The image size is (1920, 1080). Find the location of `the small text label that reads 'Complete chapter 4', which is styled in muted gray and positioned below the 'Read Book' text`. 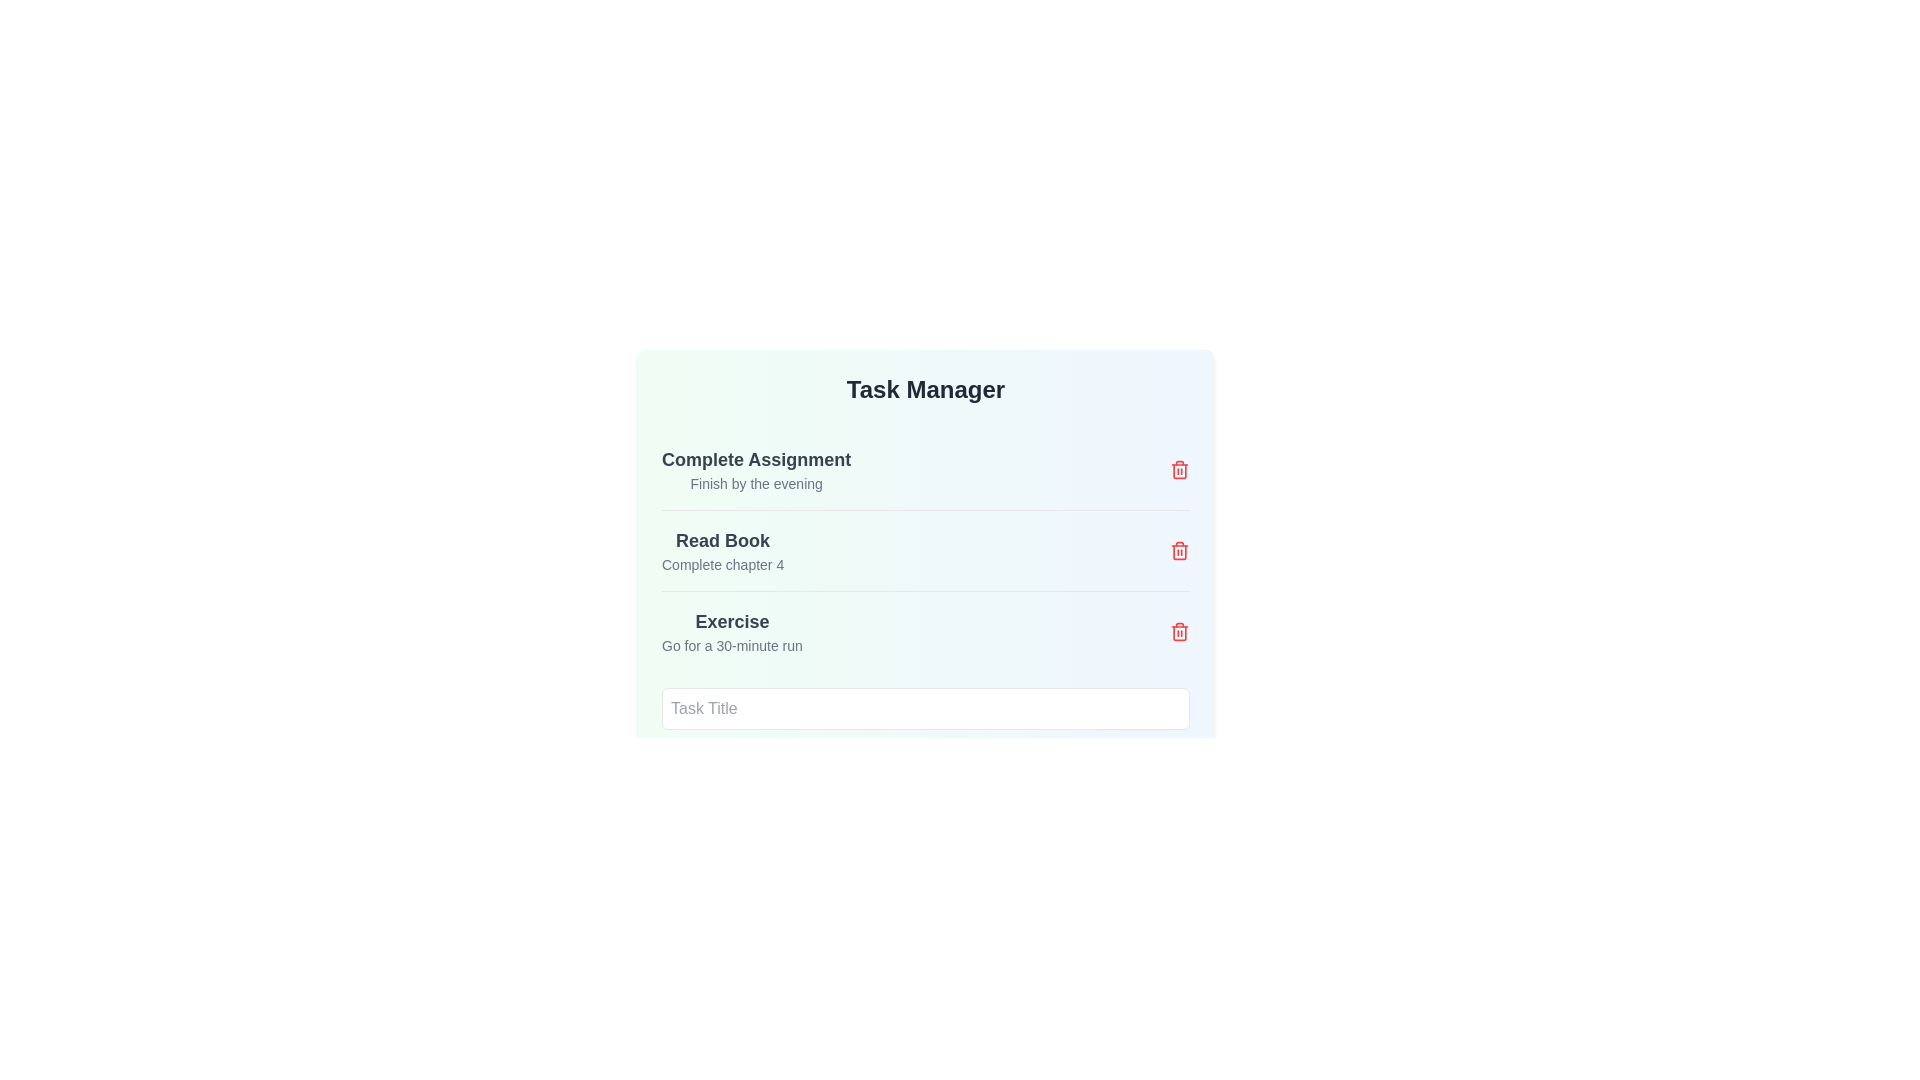

the small text label that reads 'Complete chapter 4', which is styled in muted gray and positioned below the 'Read Book' text is located at coordinates (722, 564).